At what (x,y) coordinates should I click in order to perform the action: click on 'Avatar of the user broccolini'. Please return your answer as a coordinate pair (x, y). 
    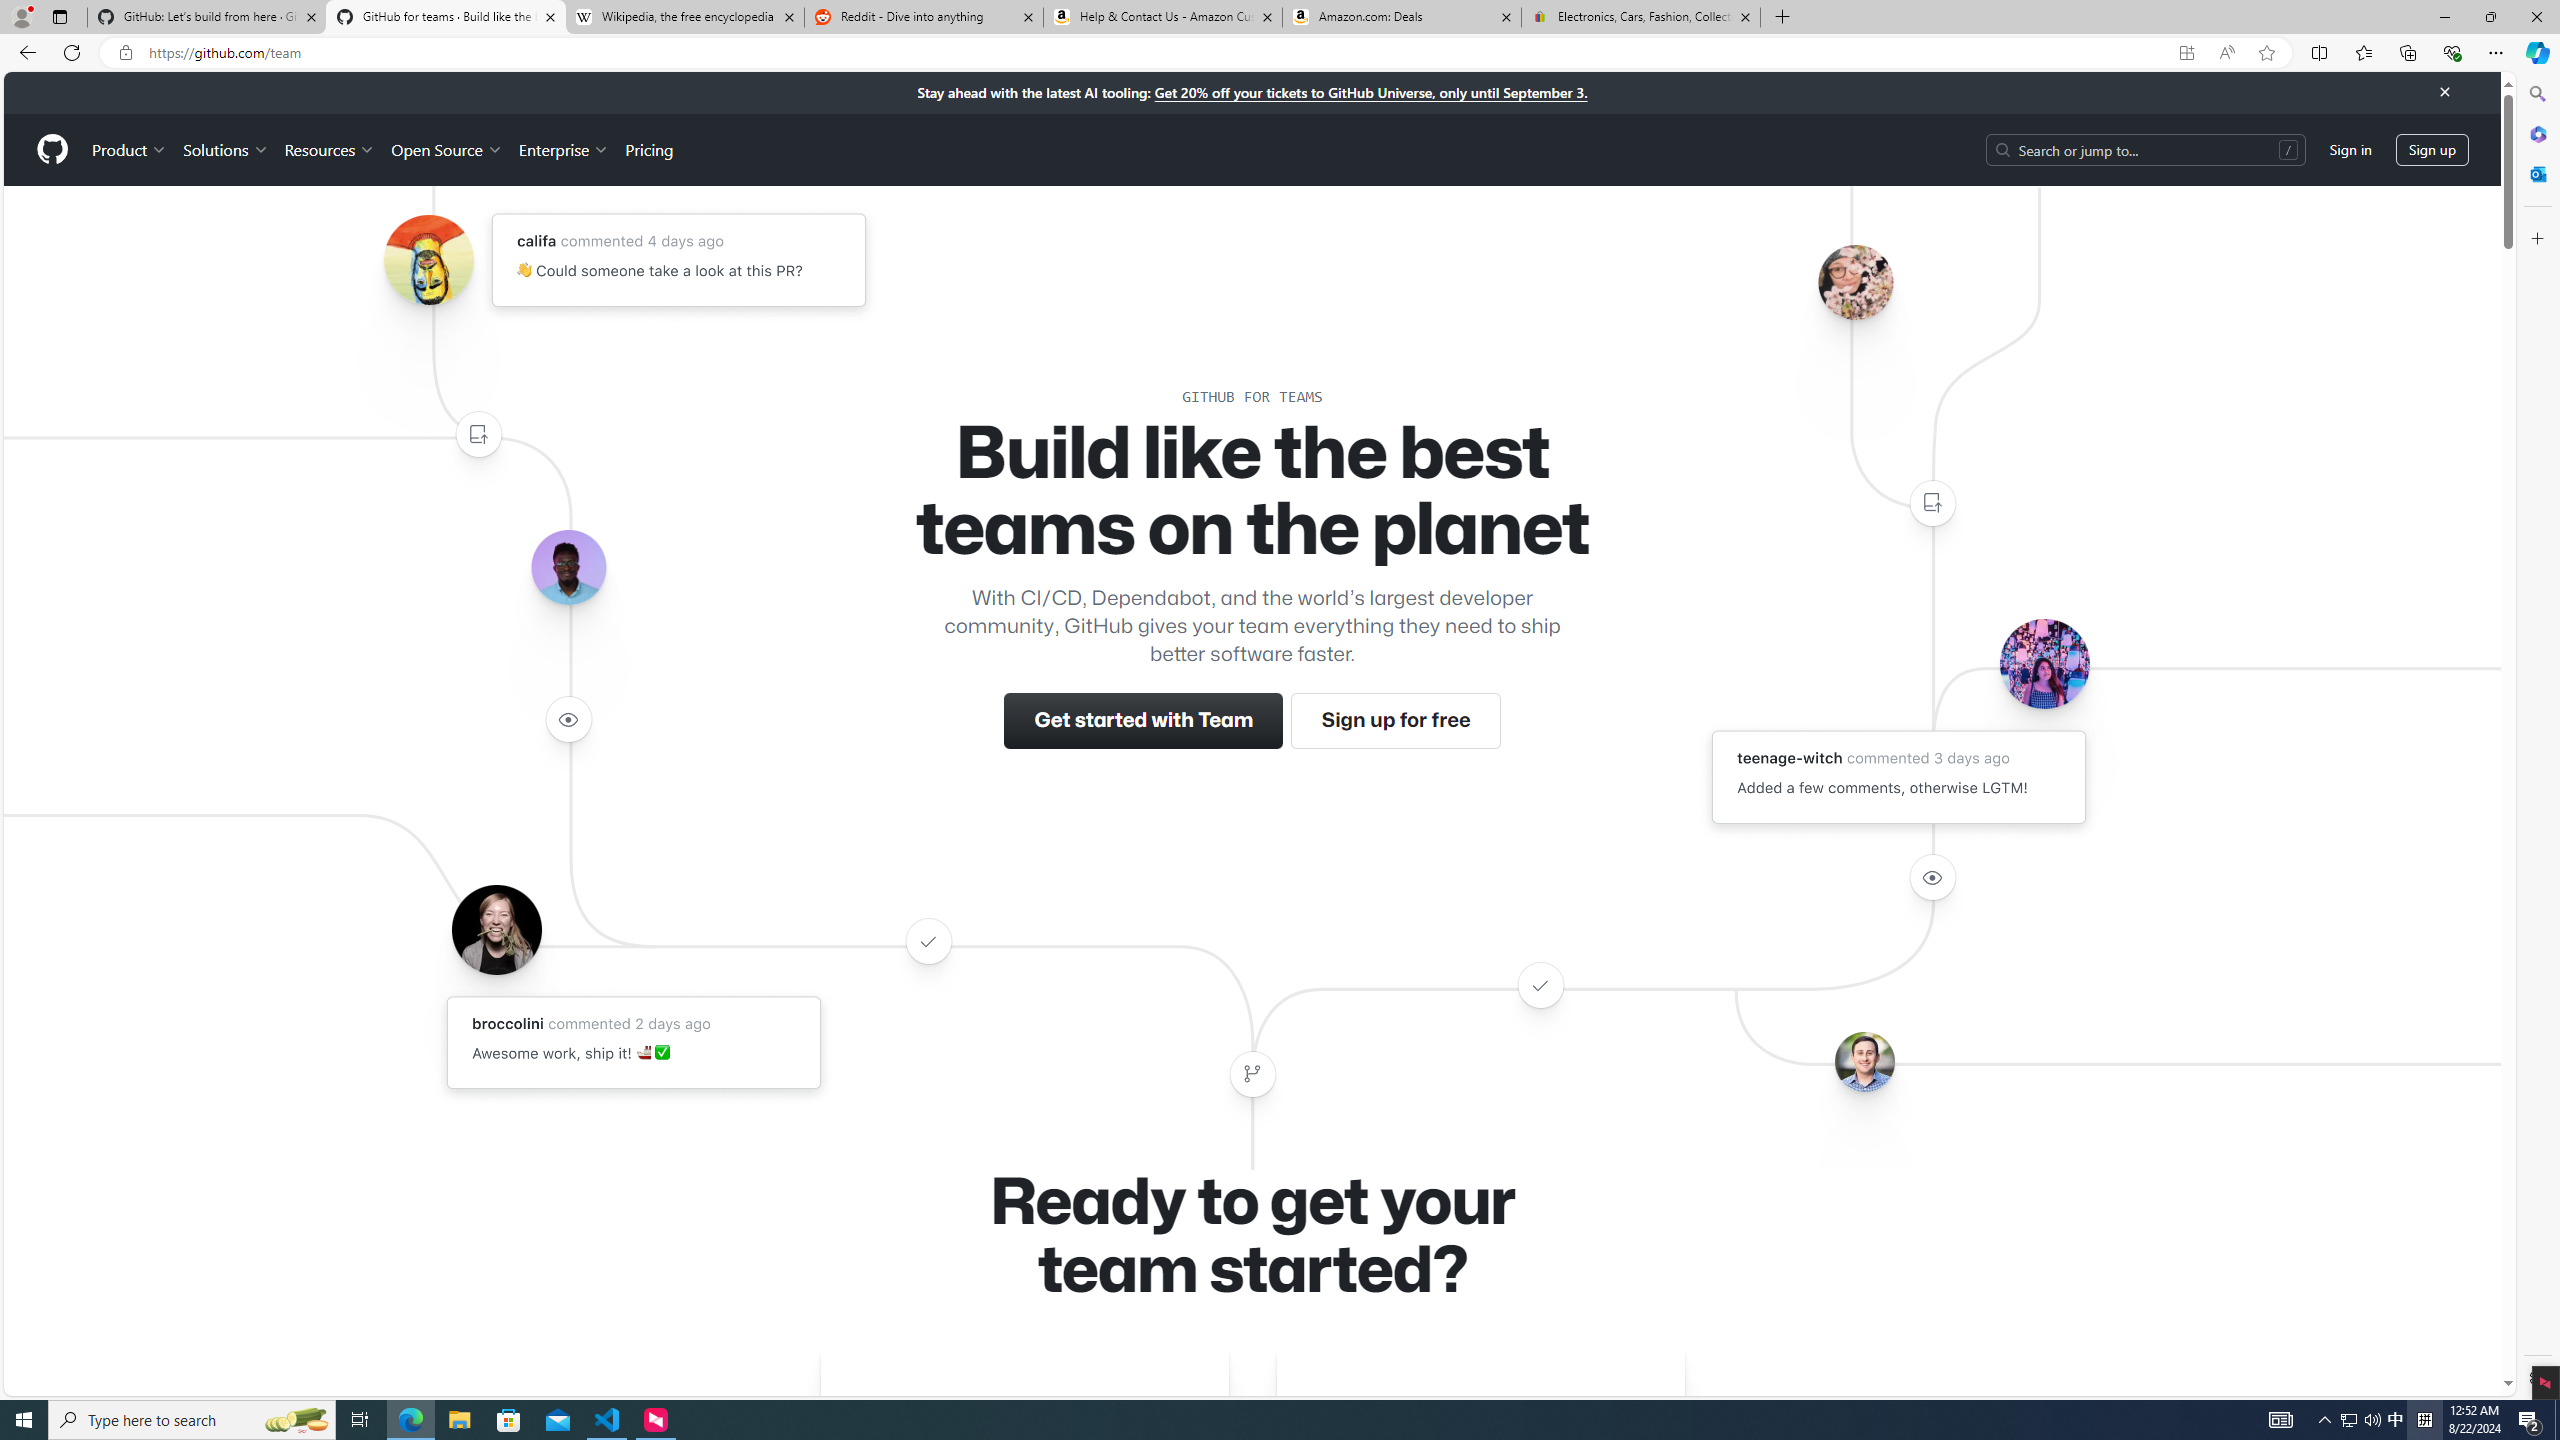
    Looking at the image, I should click on (496, 928).